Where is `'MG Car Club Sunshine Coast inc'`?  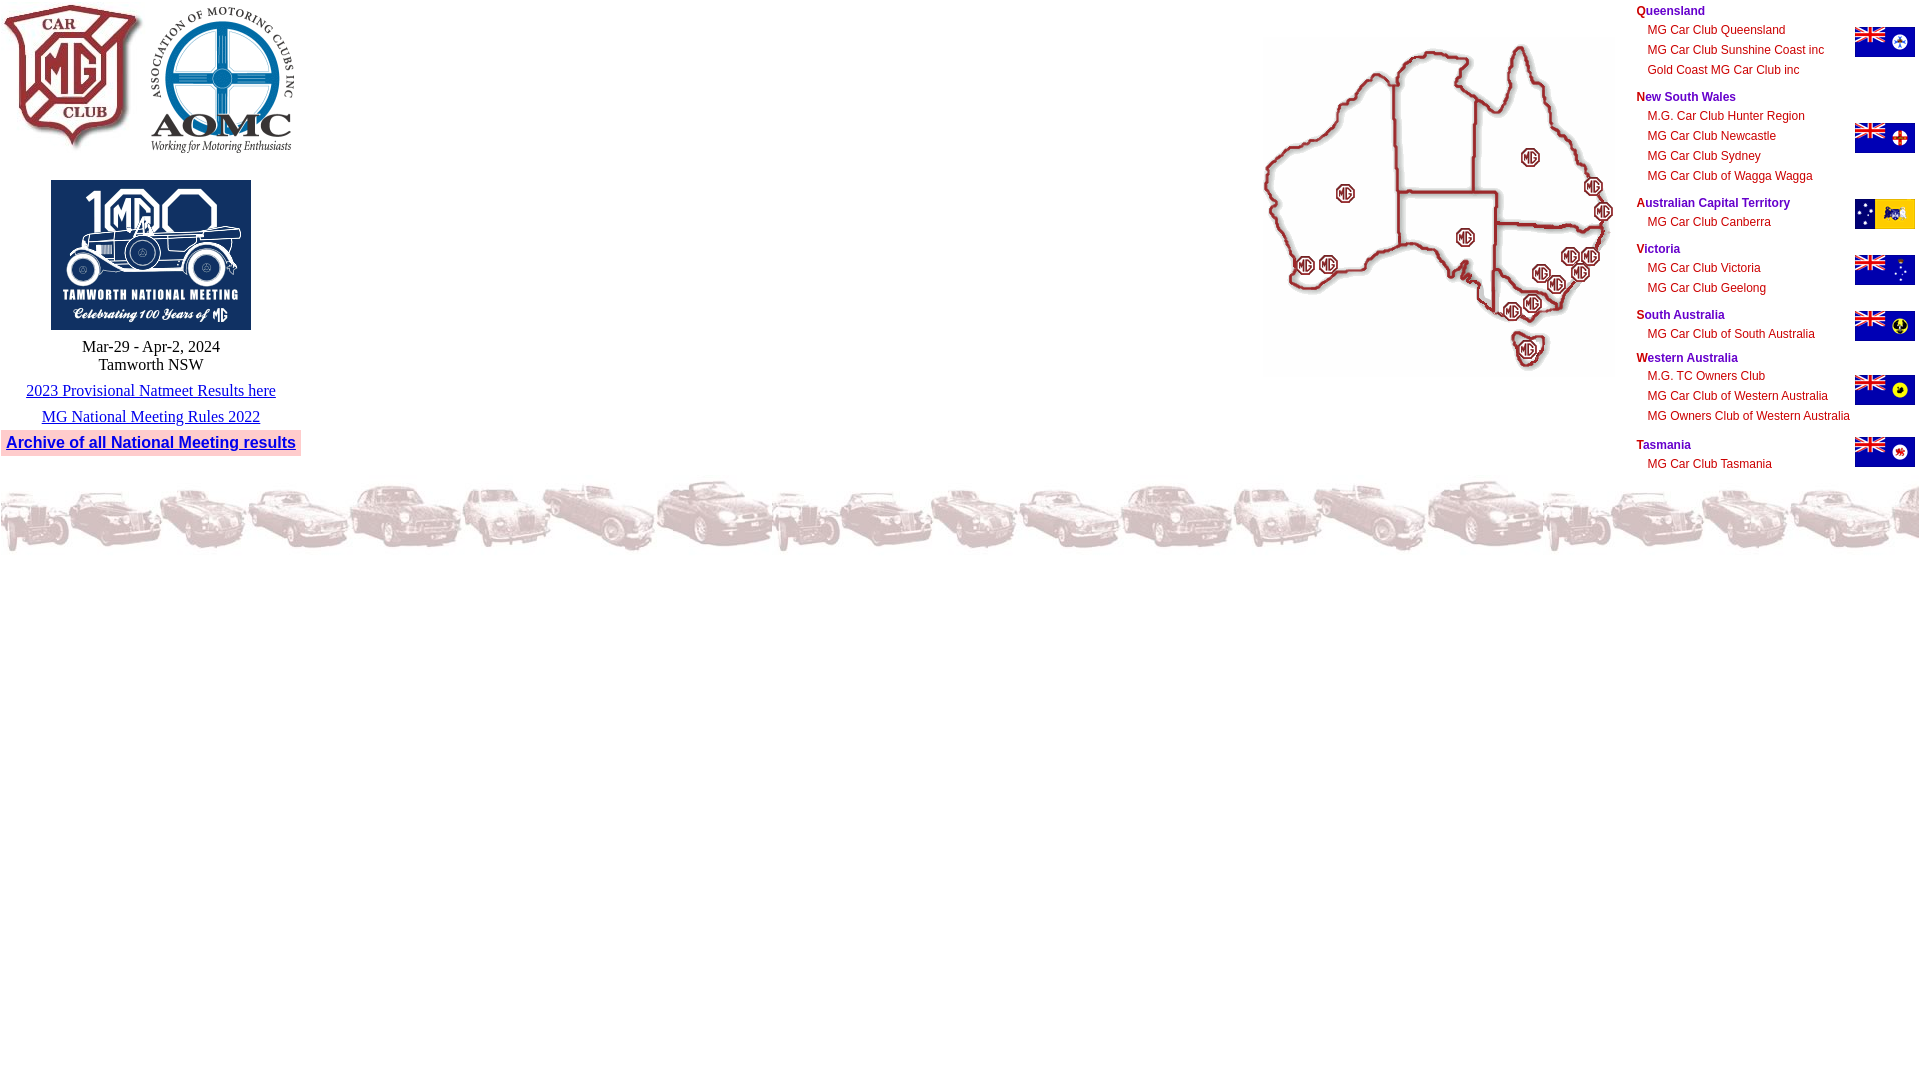
'MG Car Club Sunshine Coast inc' is located at coordinates (1734, 49).